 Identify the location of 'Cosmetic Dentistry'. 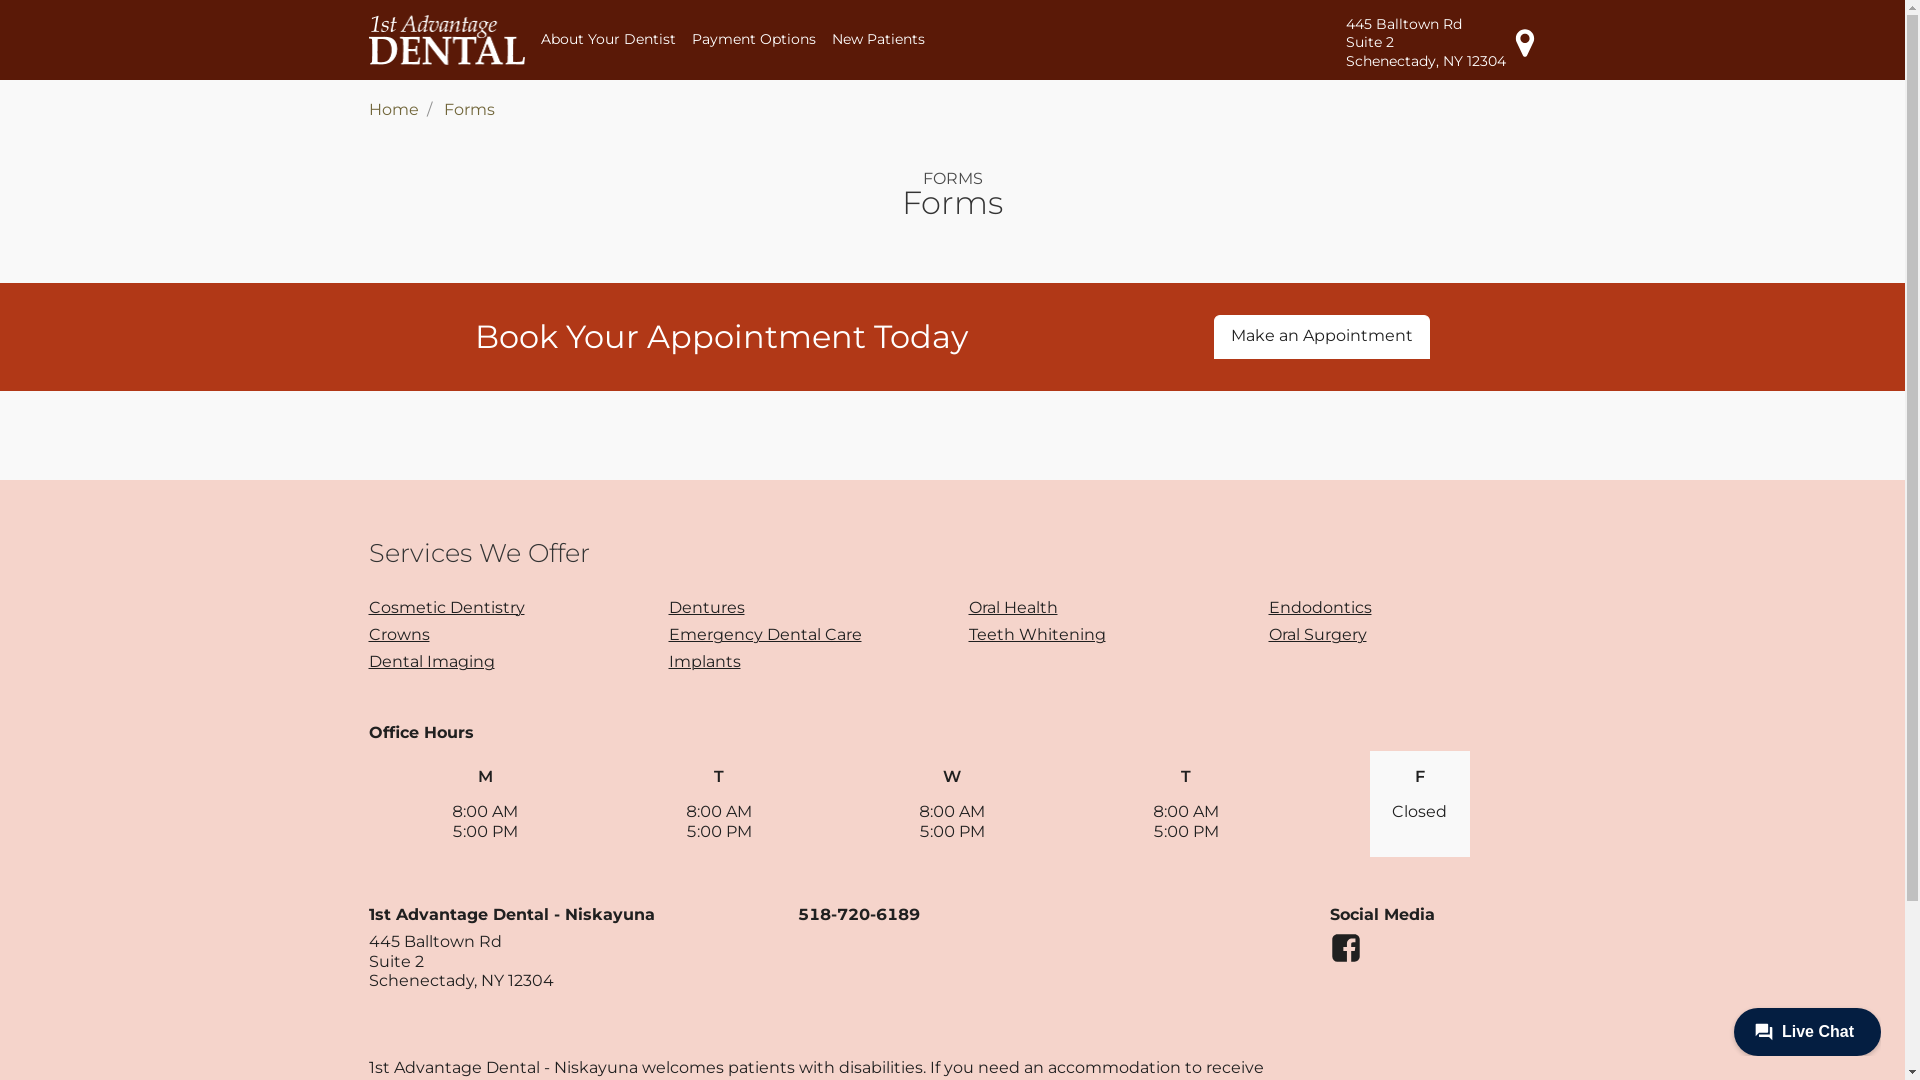
(445, 606).